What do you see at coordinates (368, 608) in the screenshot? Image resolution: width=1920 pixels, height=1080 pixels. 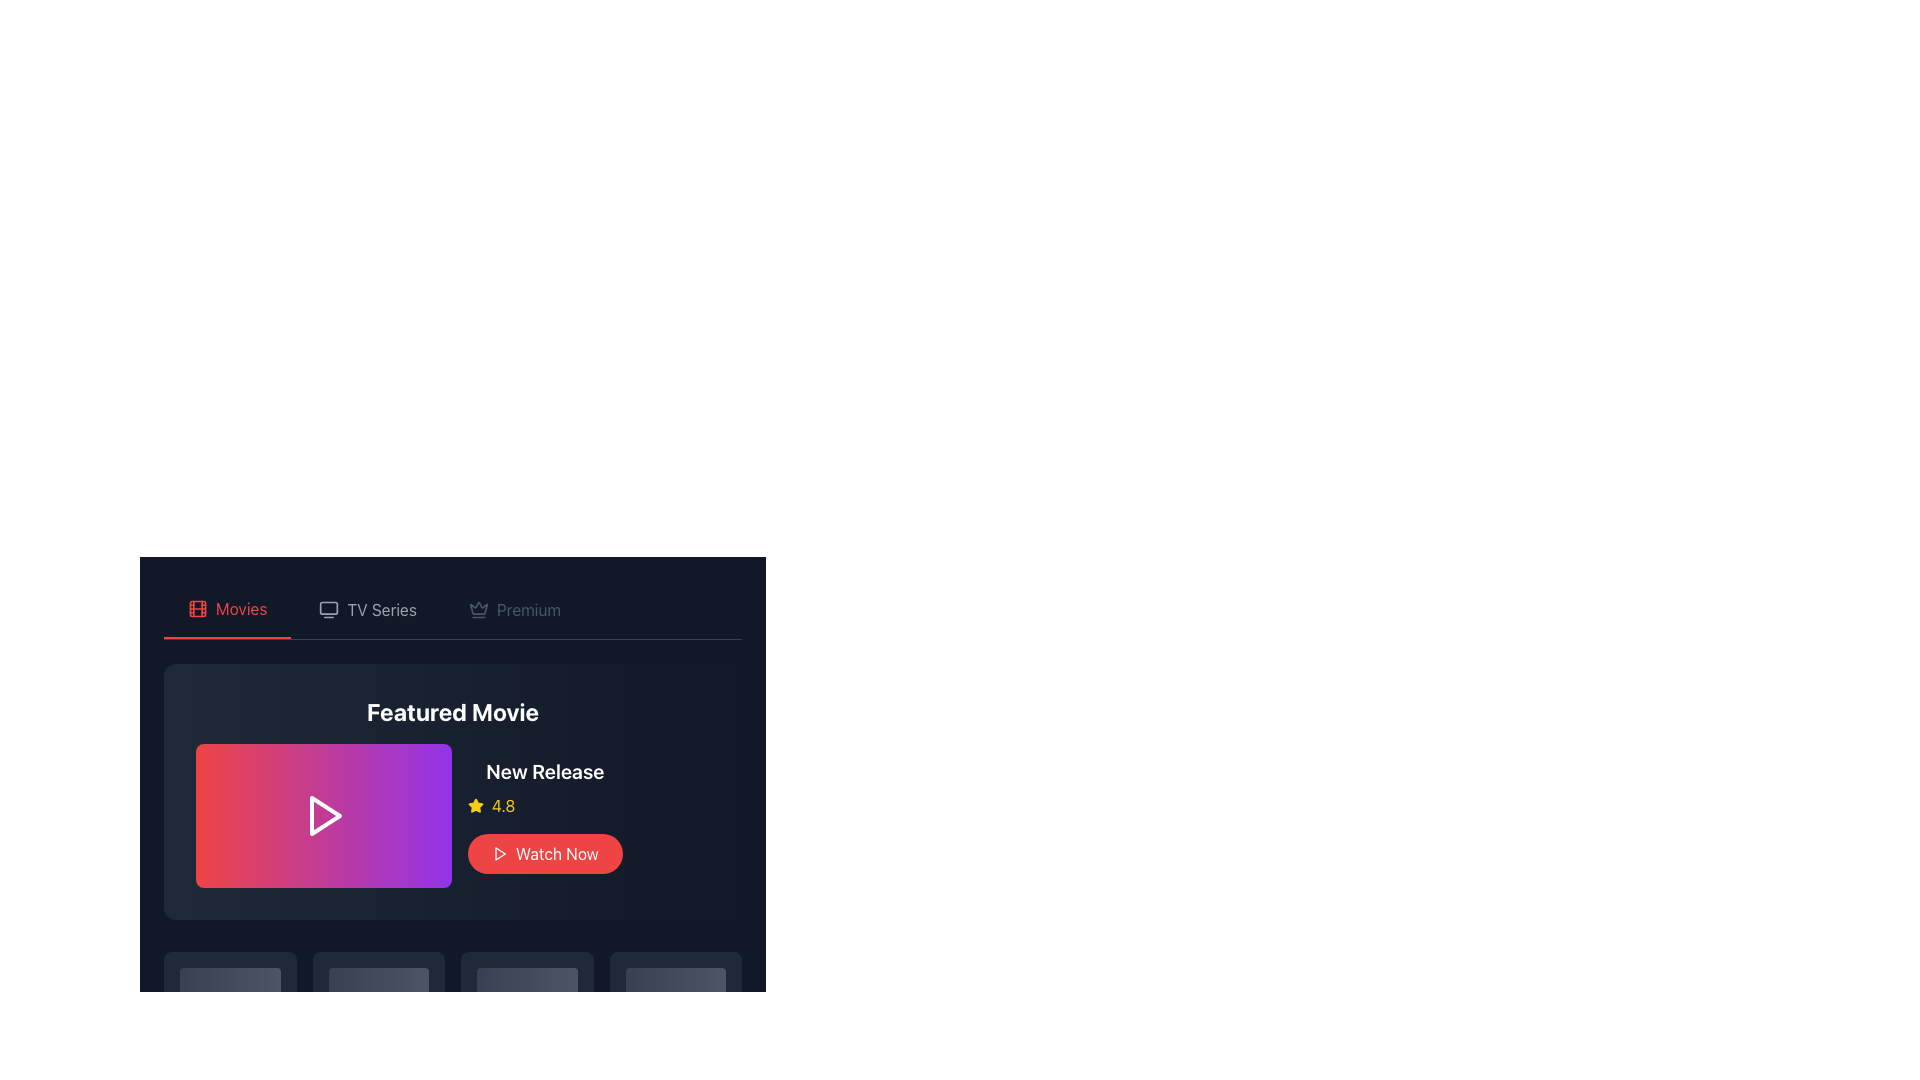 I see `the navigation button for TV series located in the navigation bar, positioned between 'Movies' and 'Premium'` at bounding box center [368, 608].